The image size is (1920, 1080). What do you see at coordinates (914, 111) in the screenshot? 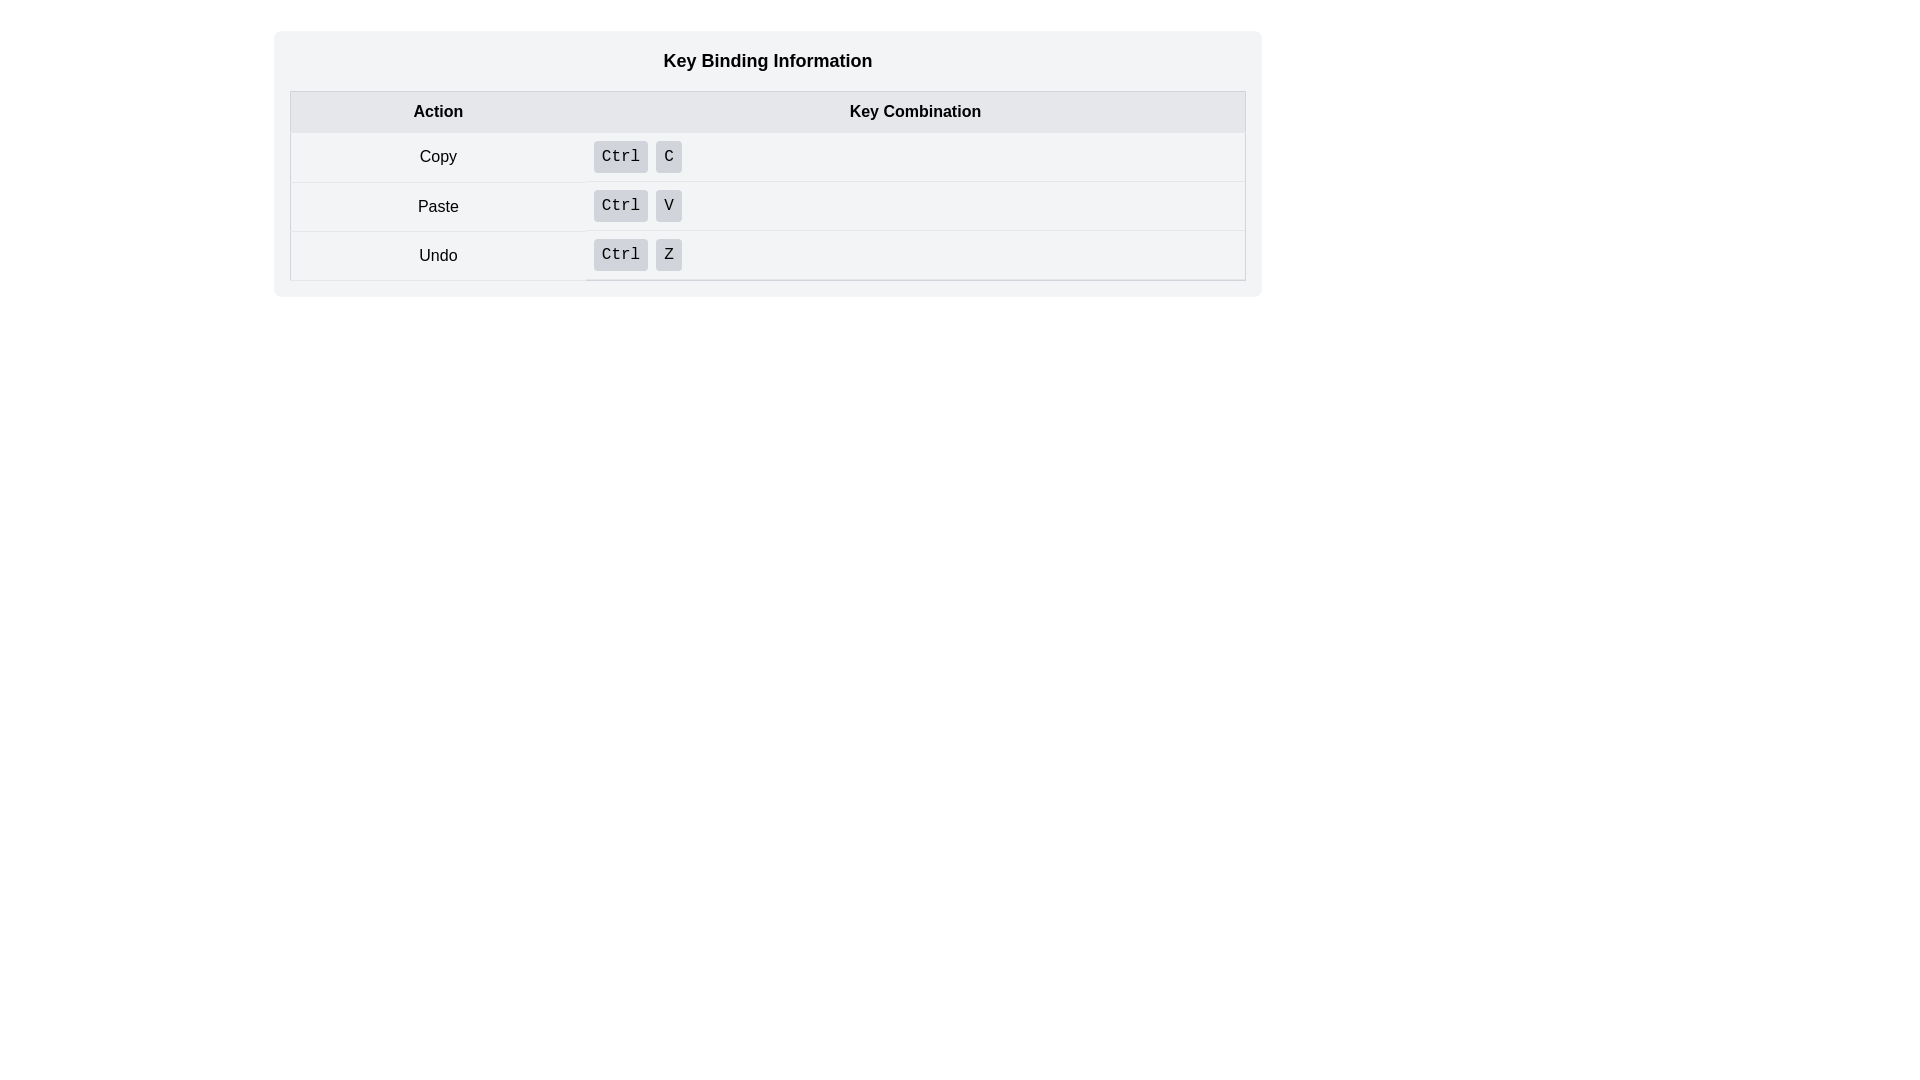
I see `the header label located at the top-right corner of the two-column table, which is the second header immediately to the right of the 'Action' header, to provide context for key combinations associated with various actions` at bounding box center [914, 111].